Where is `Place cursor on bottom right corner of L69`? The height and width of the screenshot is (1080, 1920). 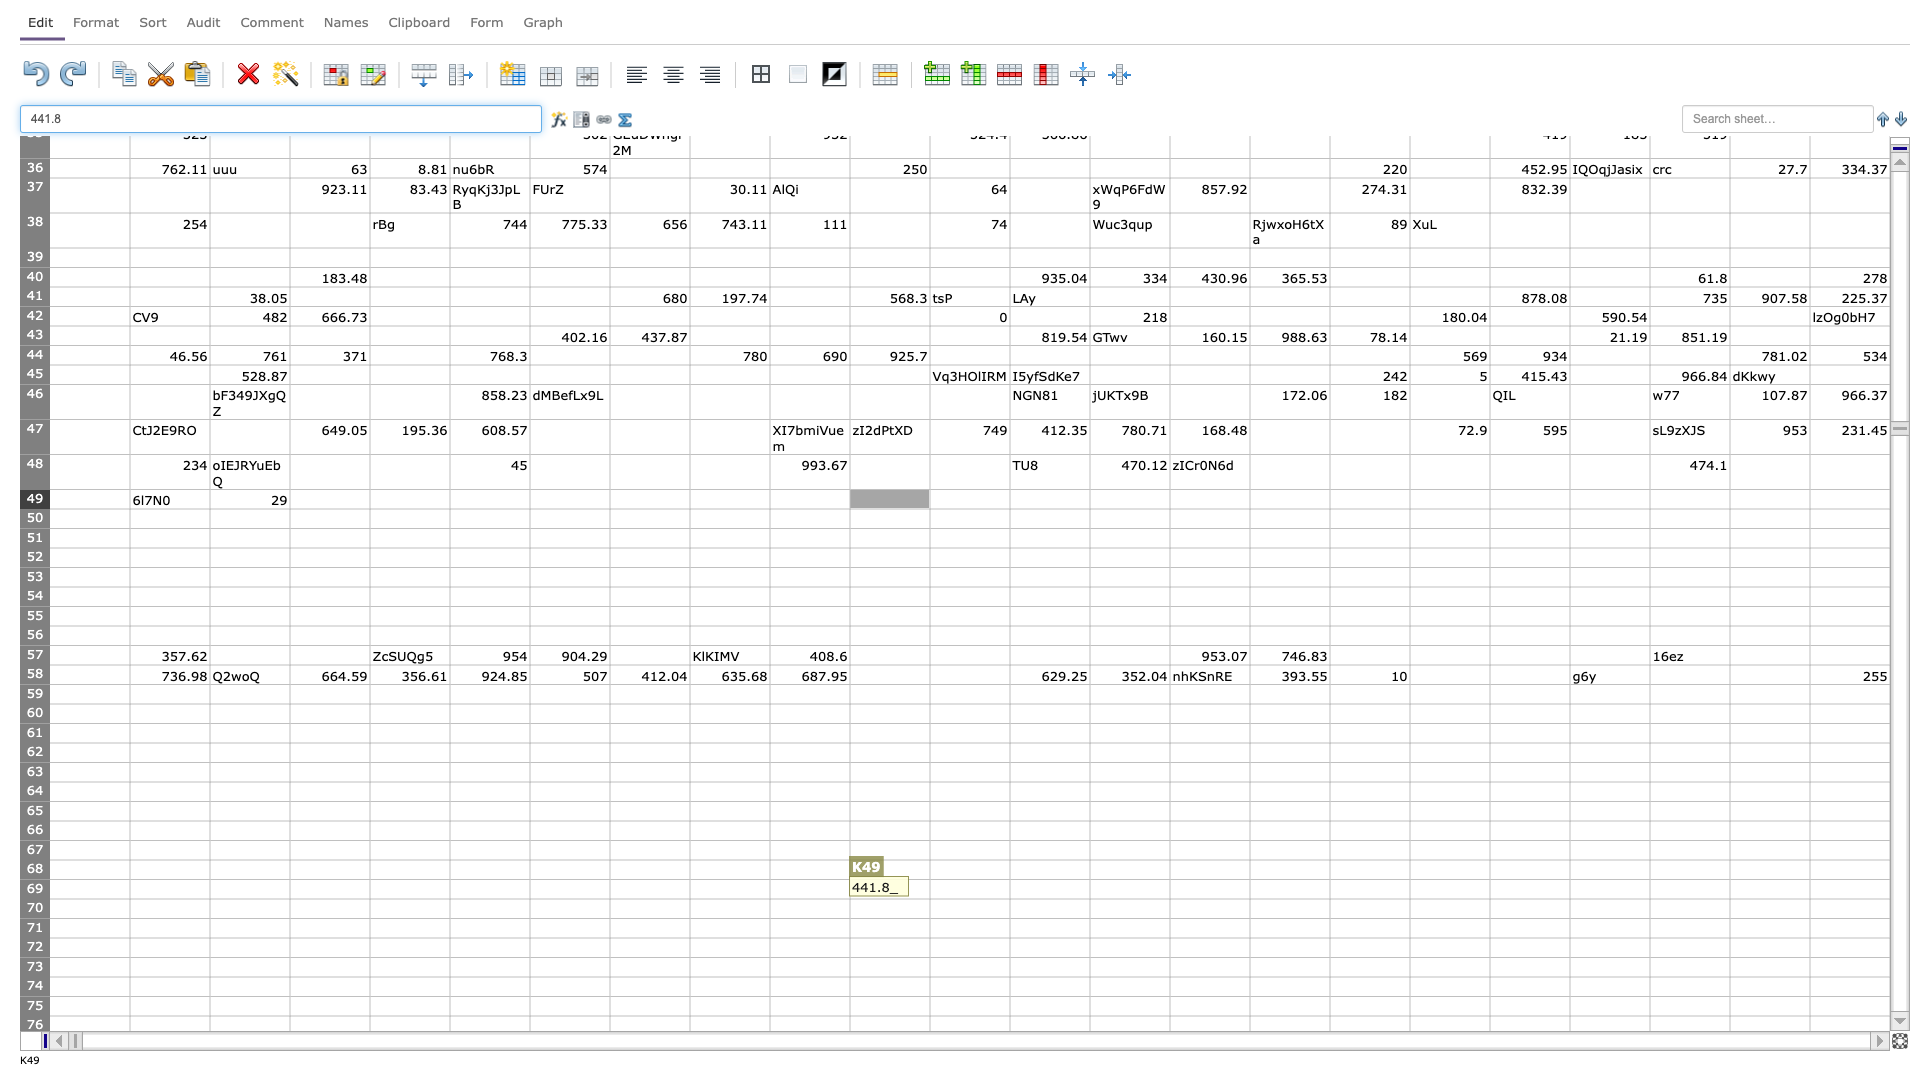 Place cursor on bottom right corner of L69 is located at coordinates (1009, 897).